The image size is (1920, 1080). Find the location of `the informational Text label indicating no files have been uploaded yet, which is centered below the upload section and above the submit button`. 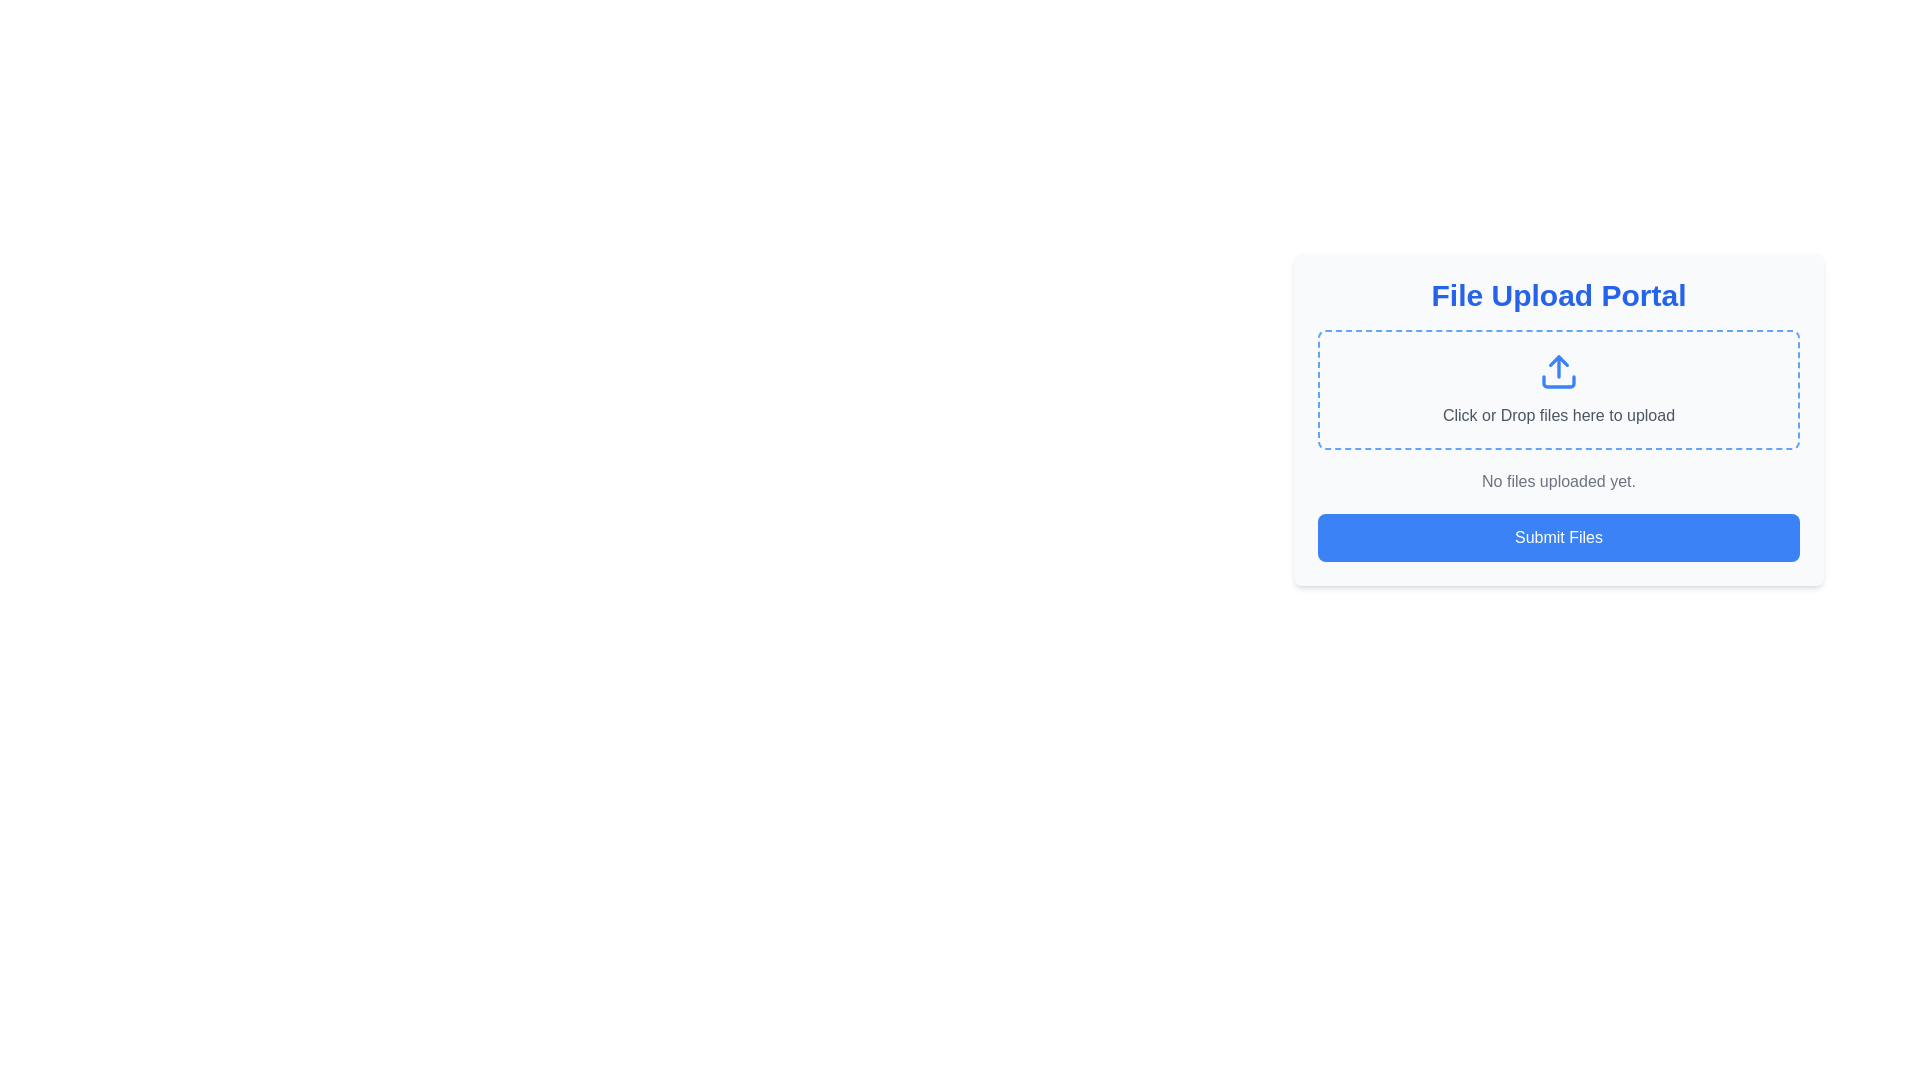

the informational Text label indicating no files have been uploaded yet, which is centered below the upload section and above the submit button is located at coordinates (1558, 482).